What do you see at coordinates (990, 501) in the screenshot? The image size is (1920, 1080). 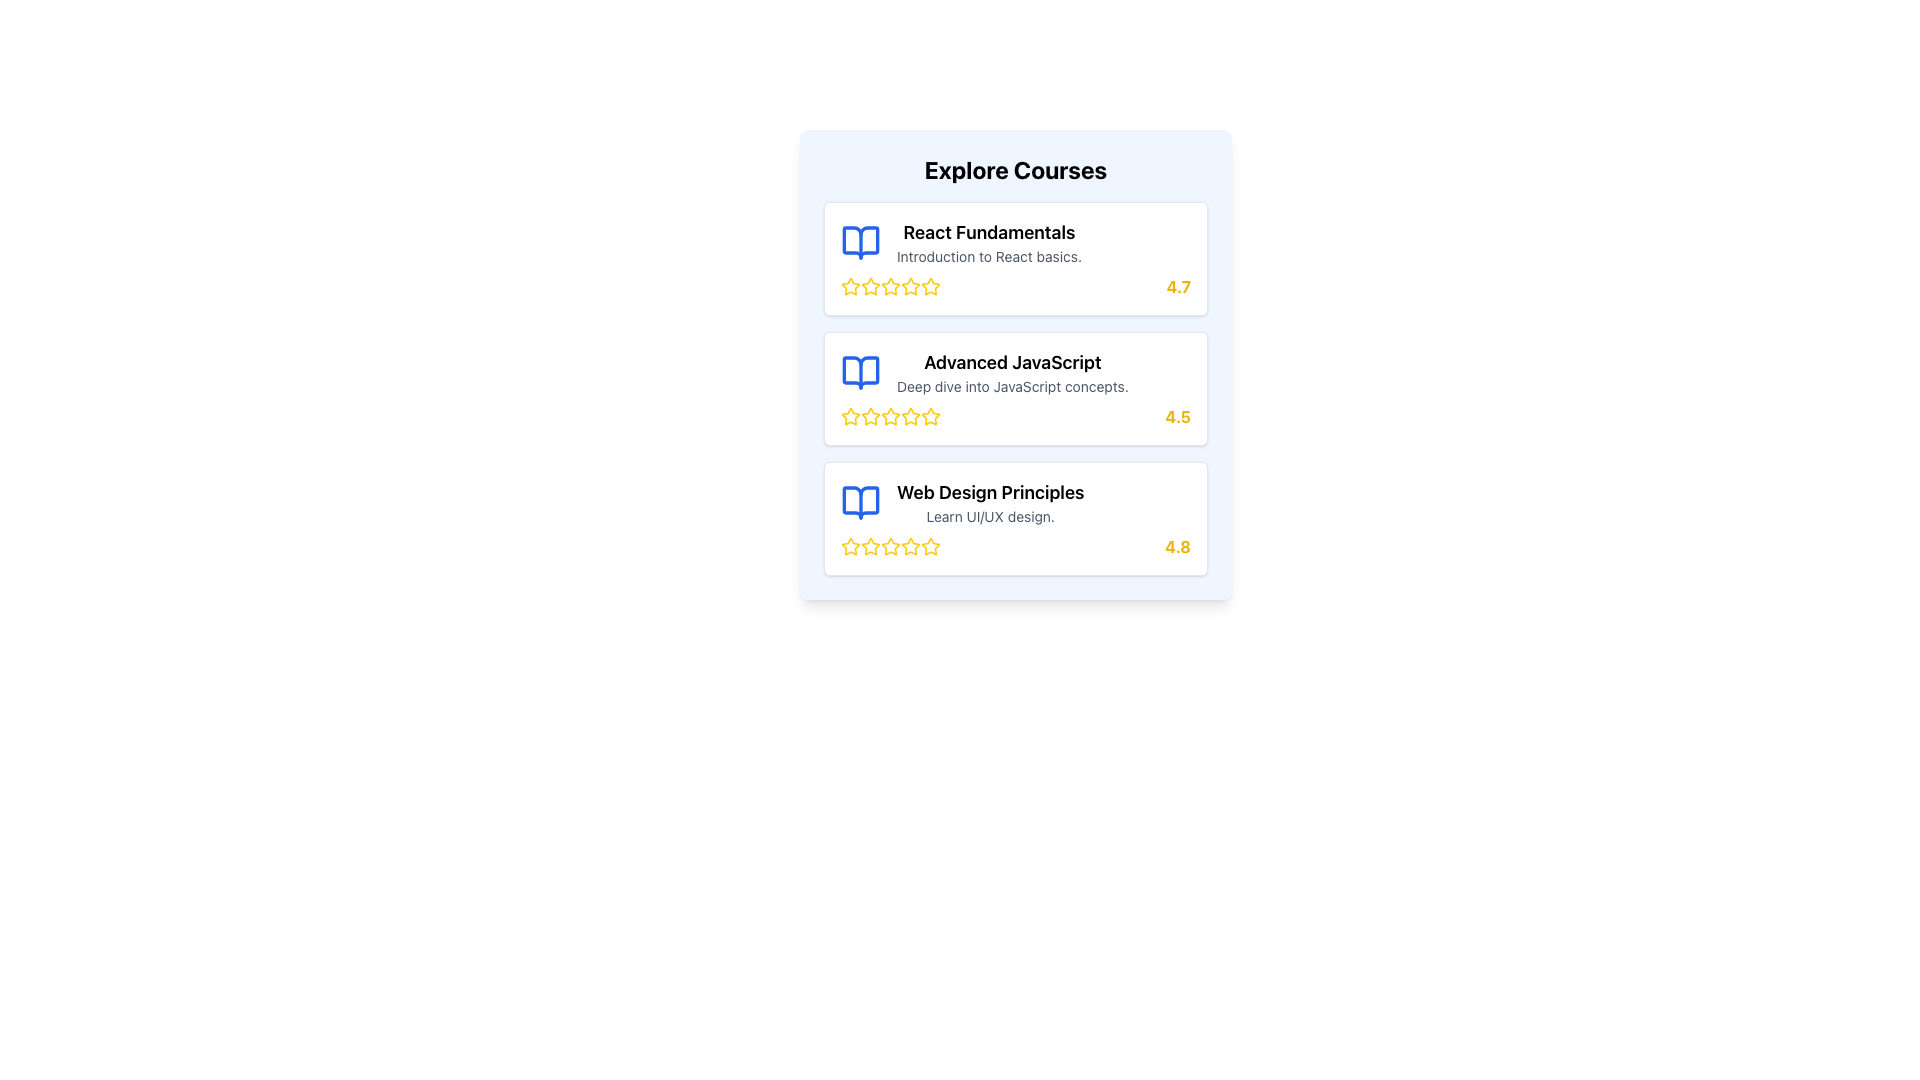 I see `the Text Label displaying 'Web Design Principles' and 'Learn UI/UX design' located in the third row under 'Explore Courses'` at bounding box center [990, 501].